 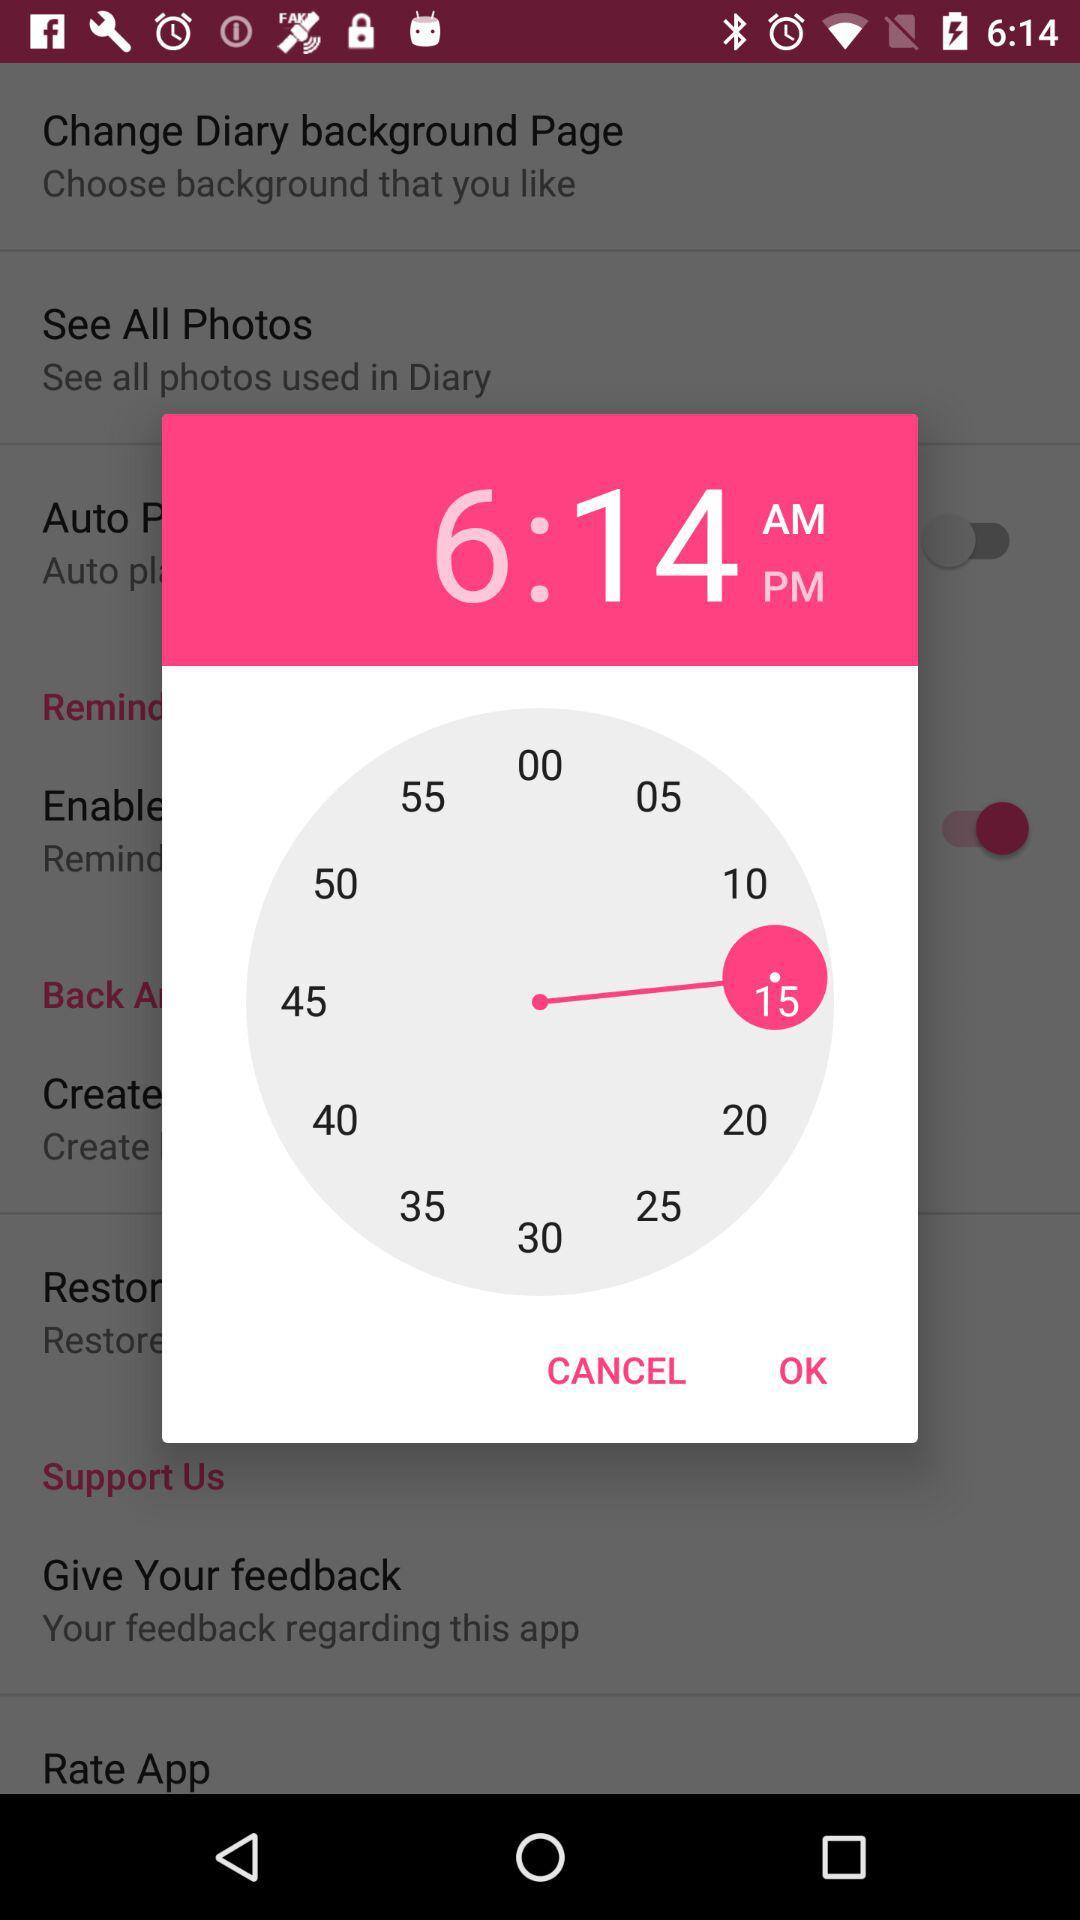 What do you see at coordinates (652, 539) in the screenshot?
I see `the app next to the :` at bounding box center [652, 539].